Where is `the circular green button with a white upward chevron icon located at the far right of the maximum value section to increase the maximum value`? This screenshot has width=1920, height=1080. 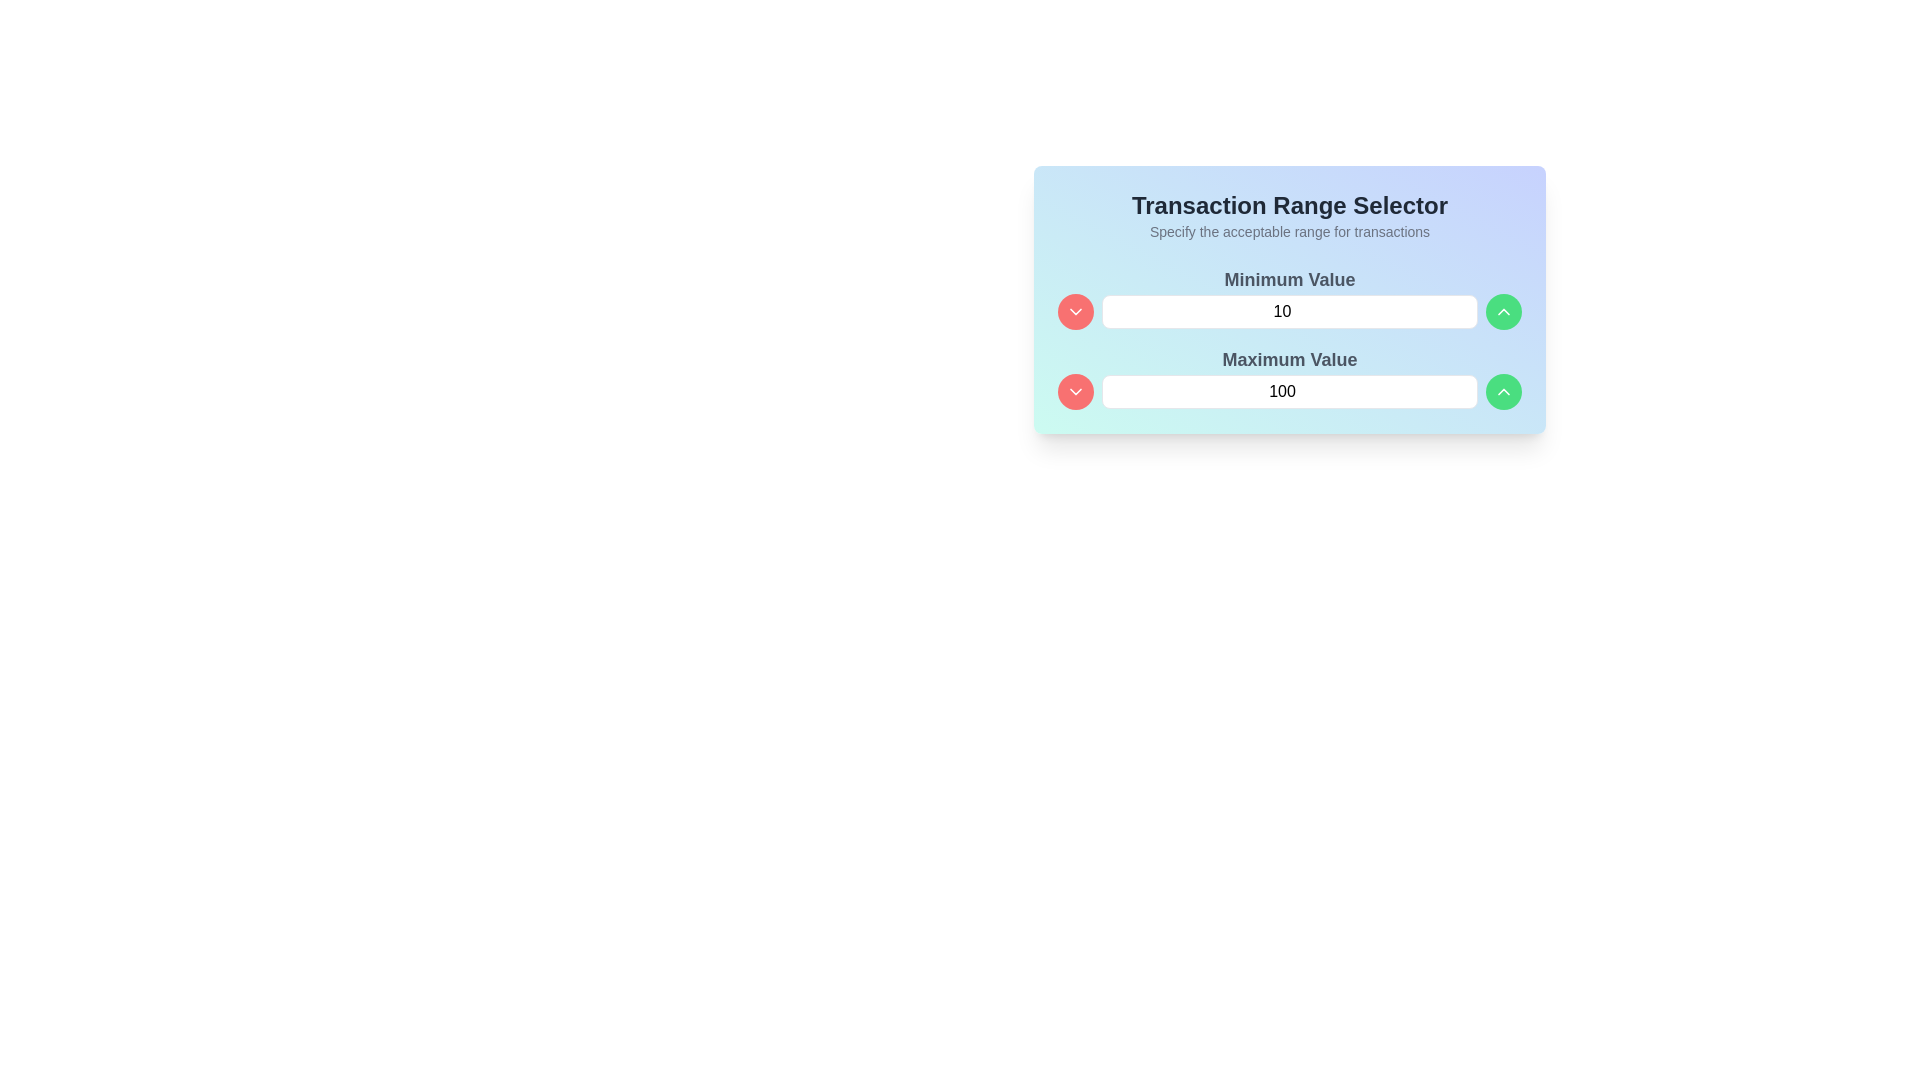 the circular green button with a white upward chevron icon located at the far right of the maximum value section to increase the maximum value is located at coordinates (1503, 312).